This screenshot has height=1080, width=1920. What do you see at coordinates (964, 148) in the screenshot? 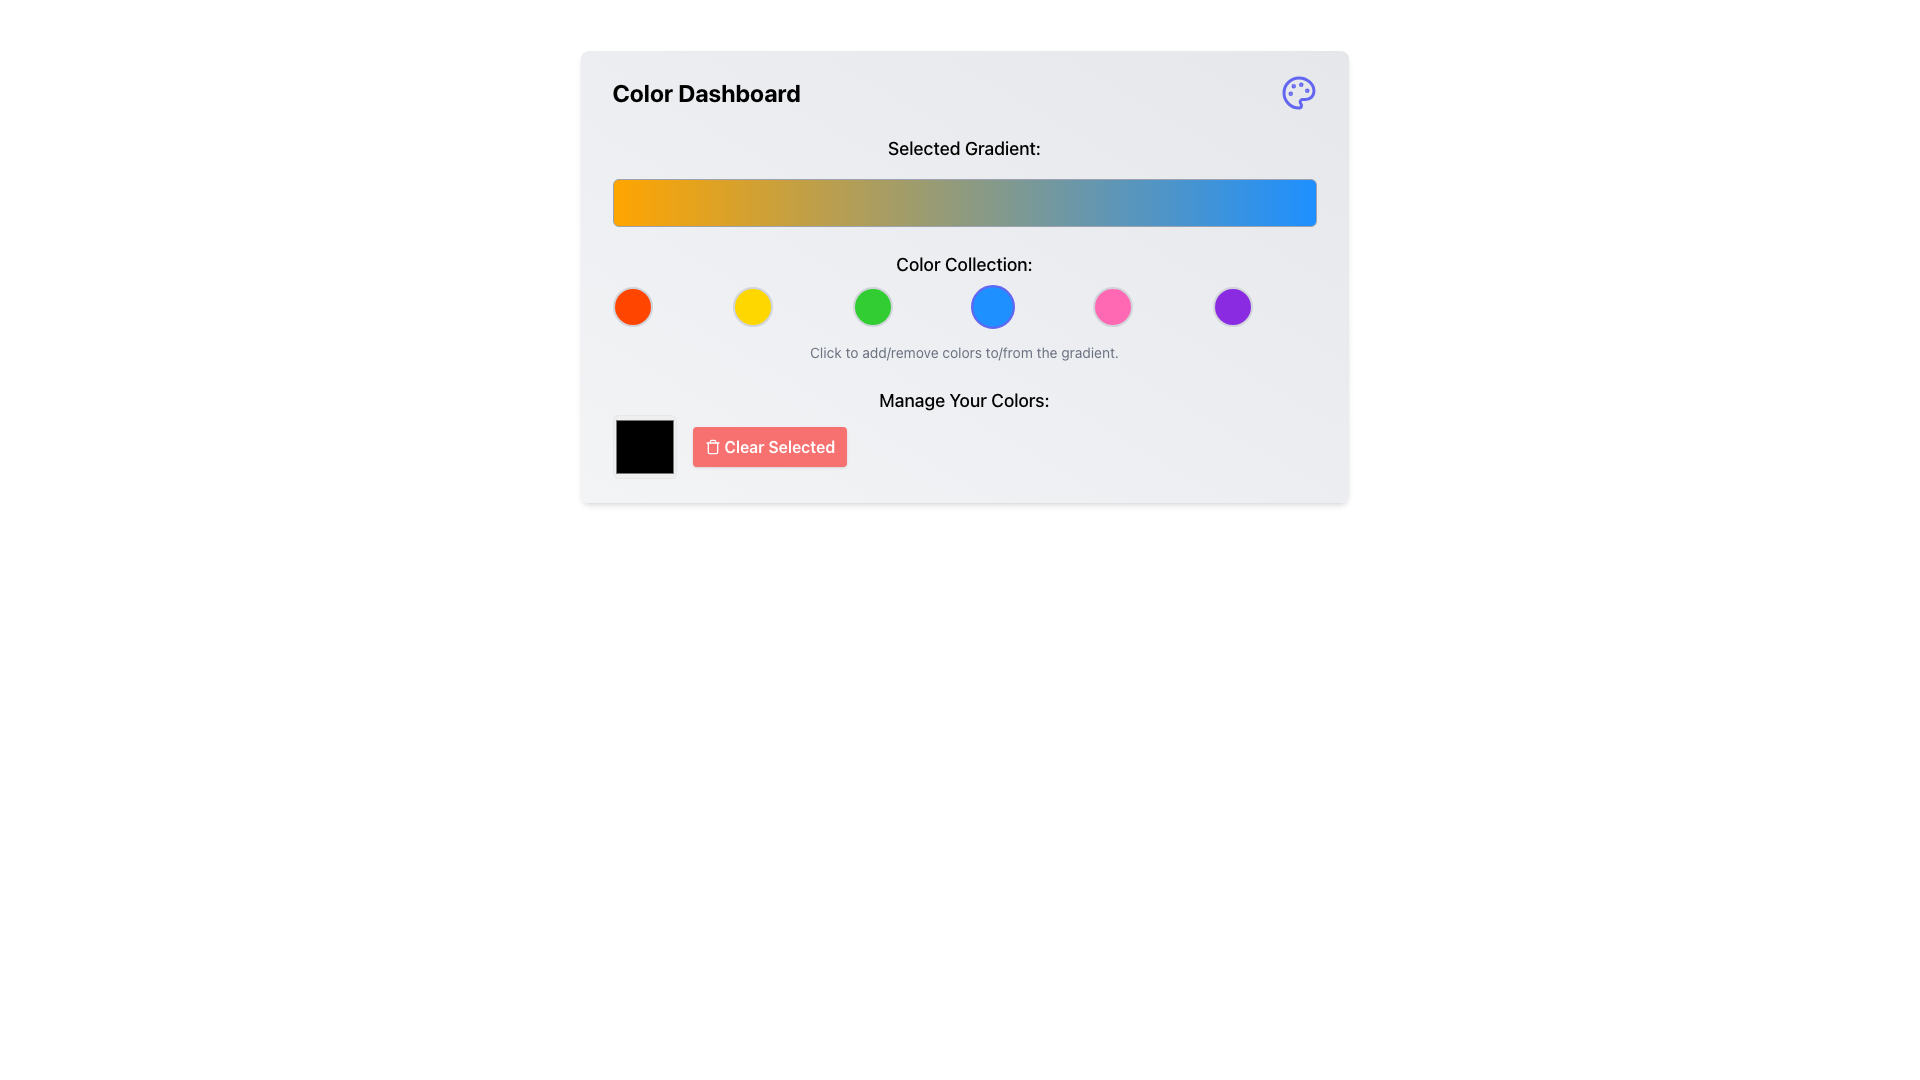
I see `the static text element displaying 'Selected Gradient:' which is located near the top of the 'Color Dashboard' section` at bounding box center [964, 148].